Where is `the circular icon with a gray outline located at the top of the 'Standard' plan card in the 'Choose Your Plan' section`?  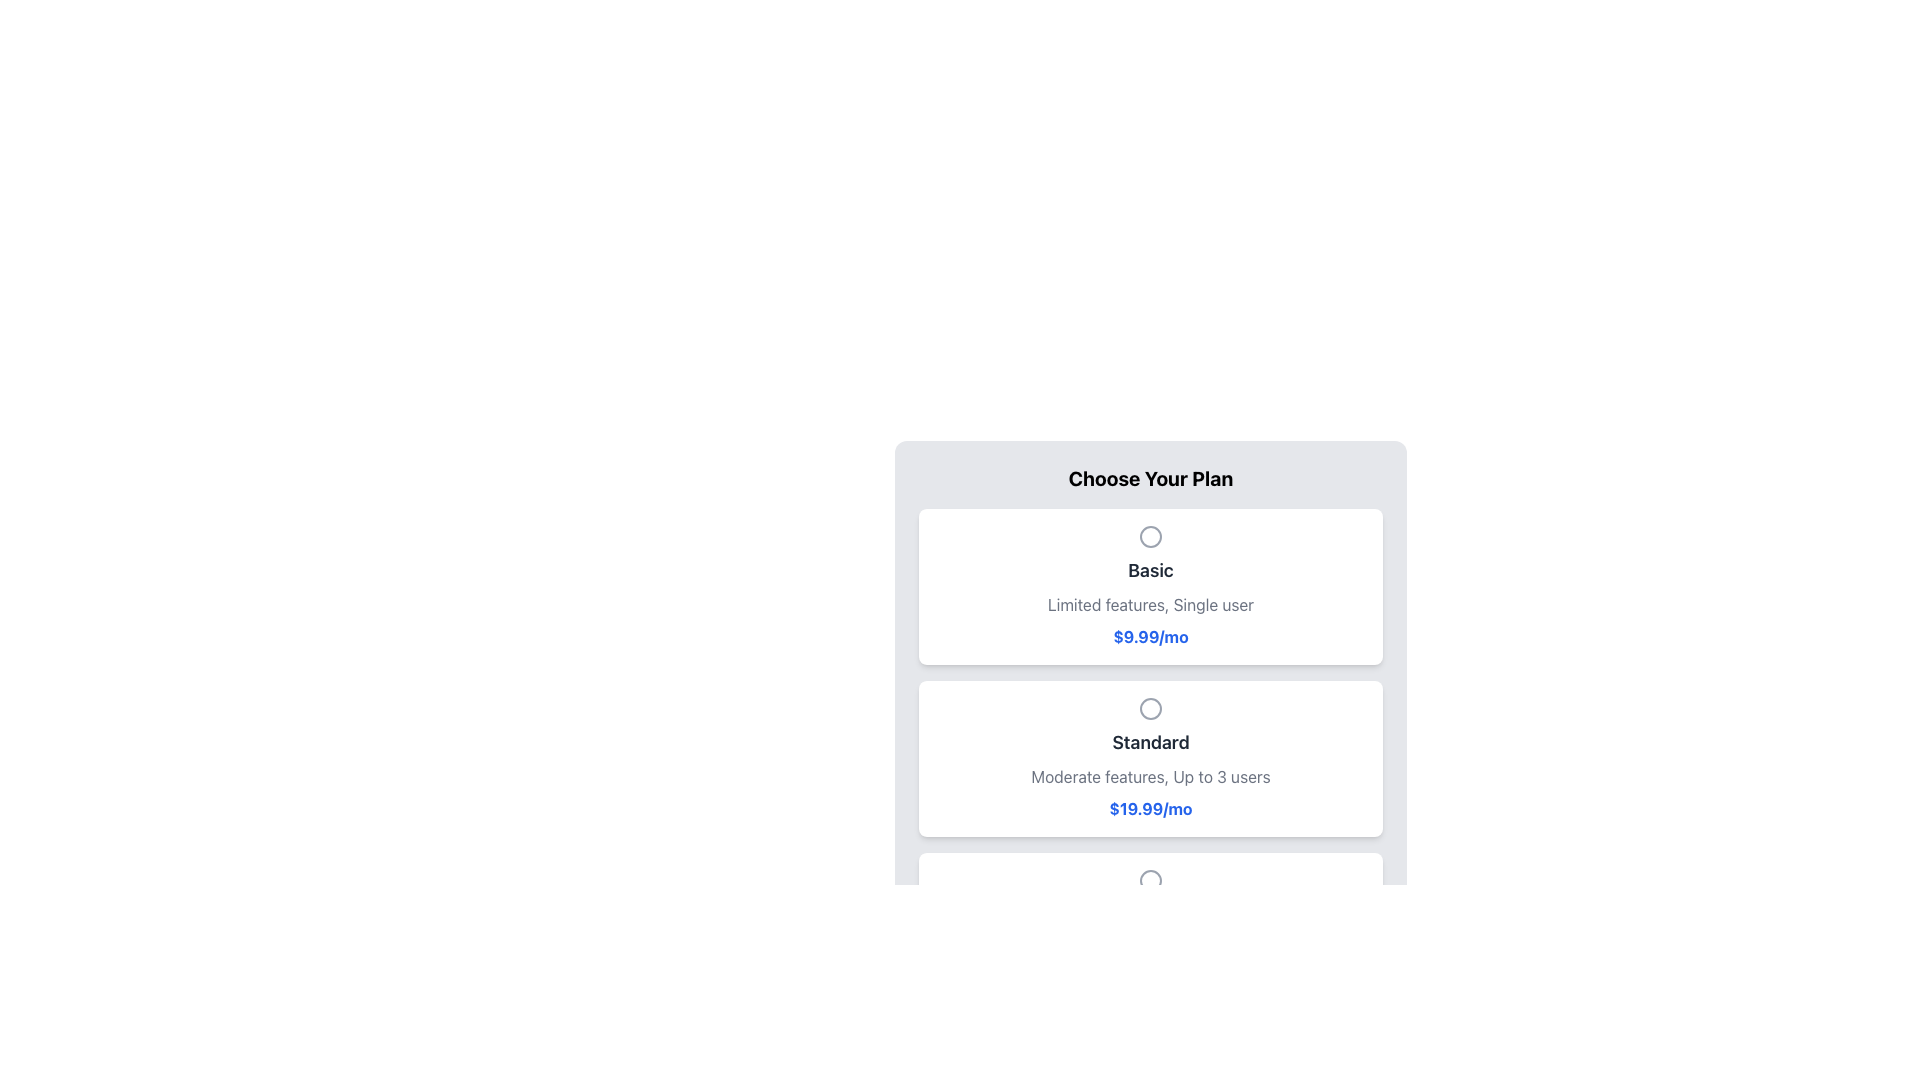 the circular icon with a gray outline located at the top of the 'Standard' plan card in the 'Choose Your Plan' section is located at coordinates (1151, 708).